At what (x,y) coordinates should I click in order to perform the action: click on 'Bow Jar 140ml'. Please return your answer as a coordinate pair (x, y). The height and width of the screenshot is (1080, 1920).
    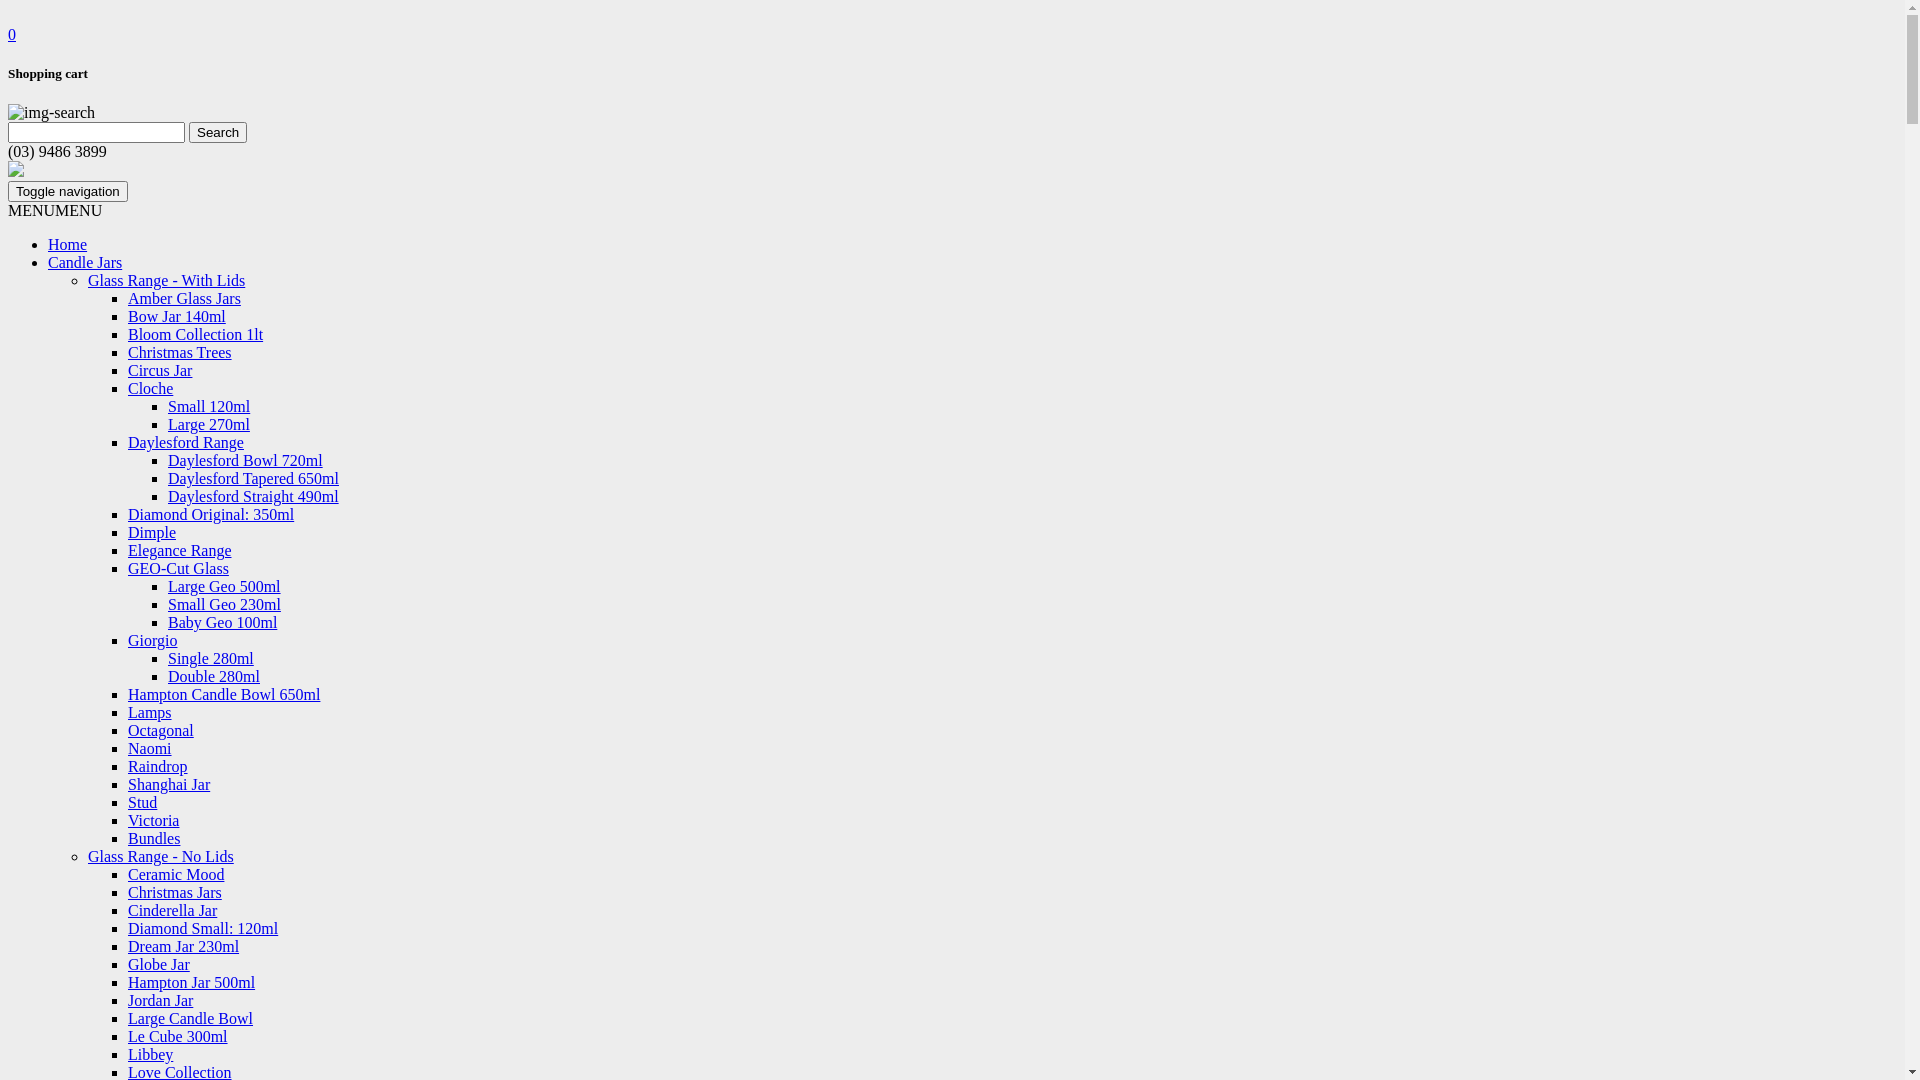
    Looking at the image, I should click on (177, 315).